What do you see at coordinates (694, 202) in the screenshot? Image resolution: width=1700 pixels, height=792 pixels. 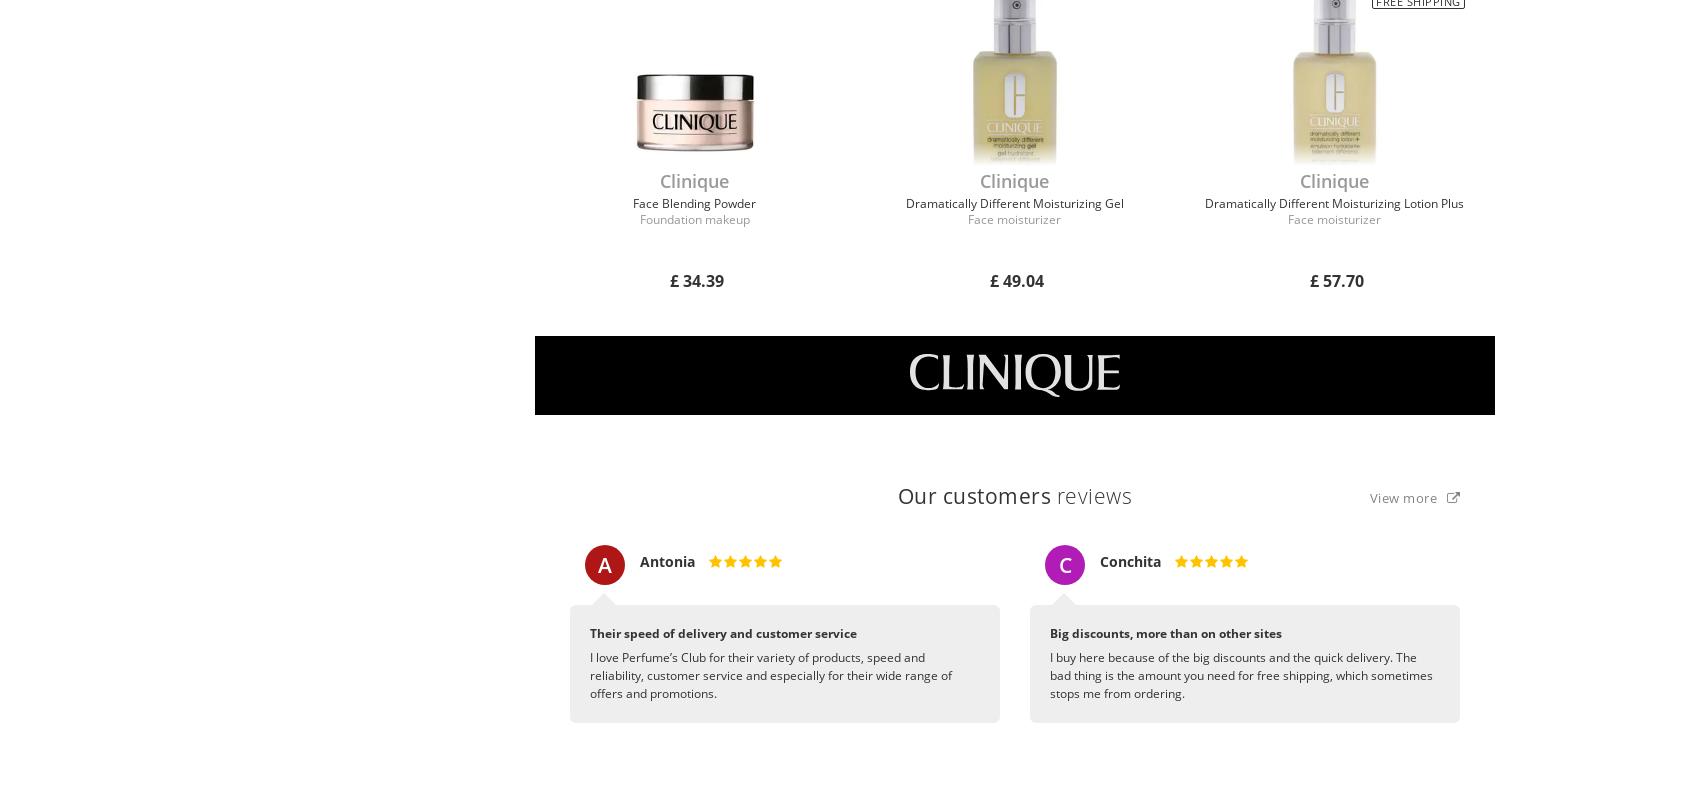 I see `'Face Blending Powder'` at bounding box center [694, 202].